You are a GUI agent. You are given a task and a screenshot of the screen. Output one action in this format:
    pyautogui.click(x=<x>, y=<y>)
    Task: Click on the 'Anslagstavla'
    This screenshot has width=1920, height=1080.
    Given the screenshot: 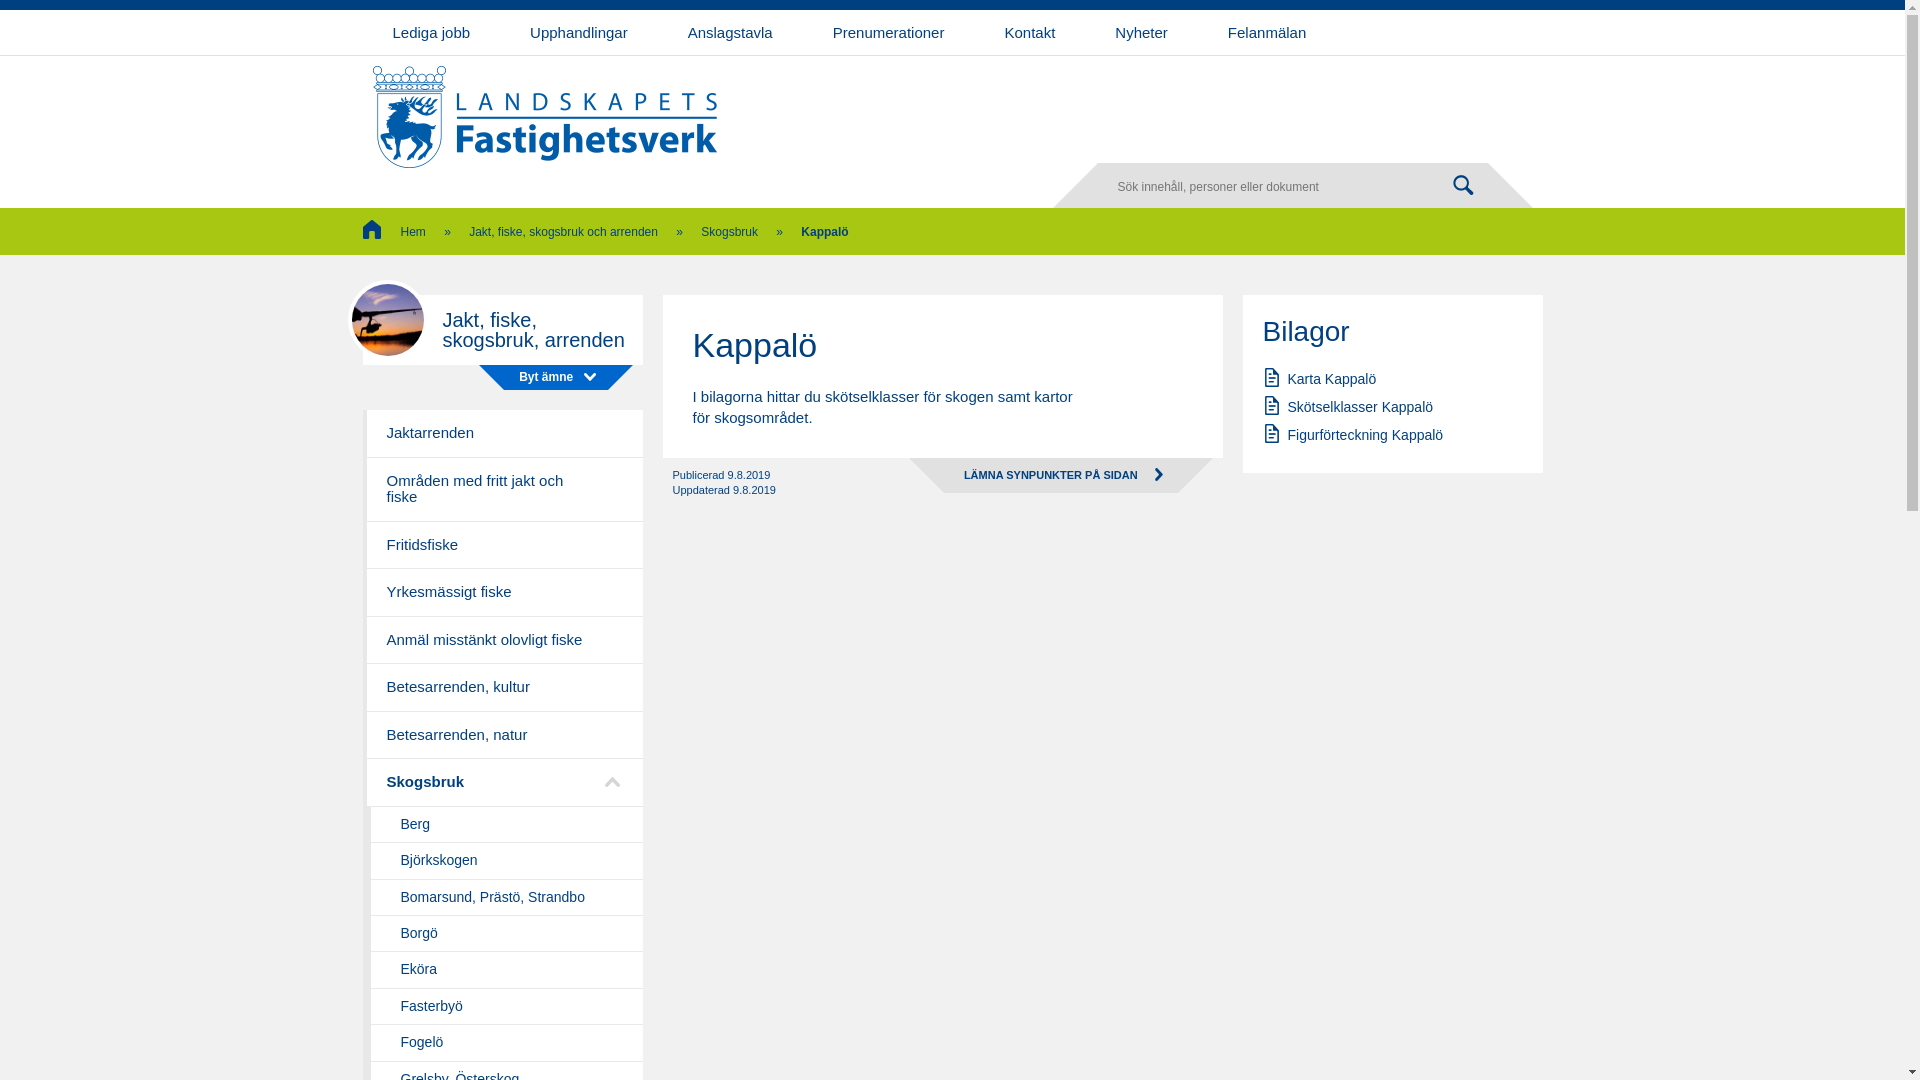 What is the action you would take?
    pyautogui.click(x=729, y=32)
    